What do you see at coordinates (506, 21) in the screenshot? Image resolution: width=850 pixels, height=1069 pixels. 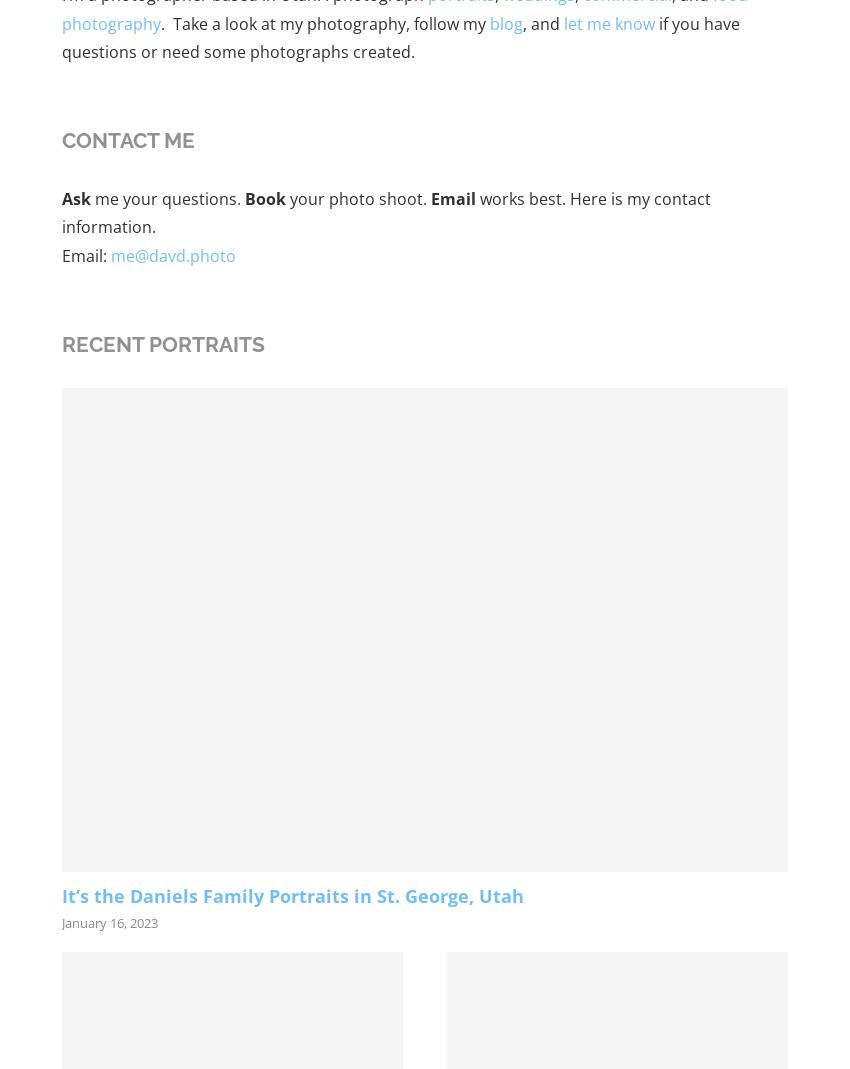 I see `'blog'` at bounding box center [506, 21].